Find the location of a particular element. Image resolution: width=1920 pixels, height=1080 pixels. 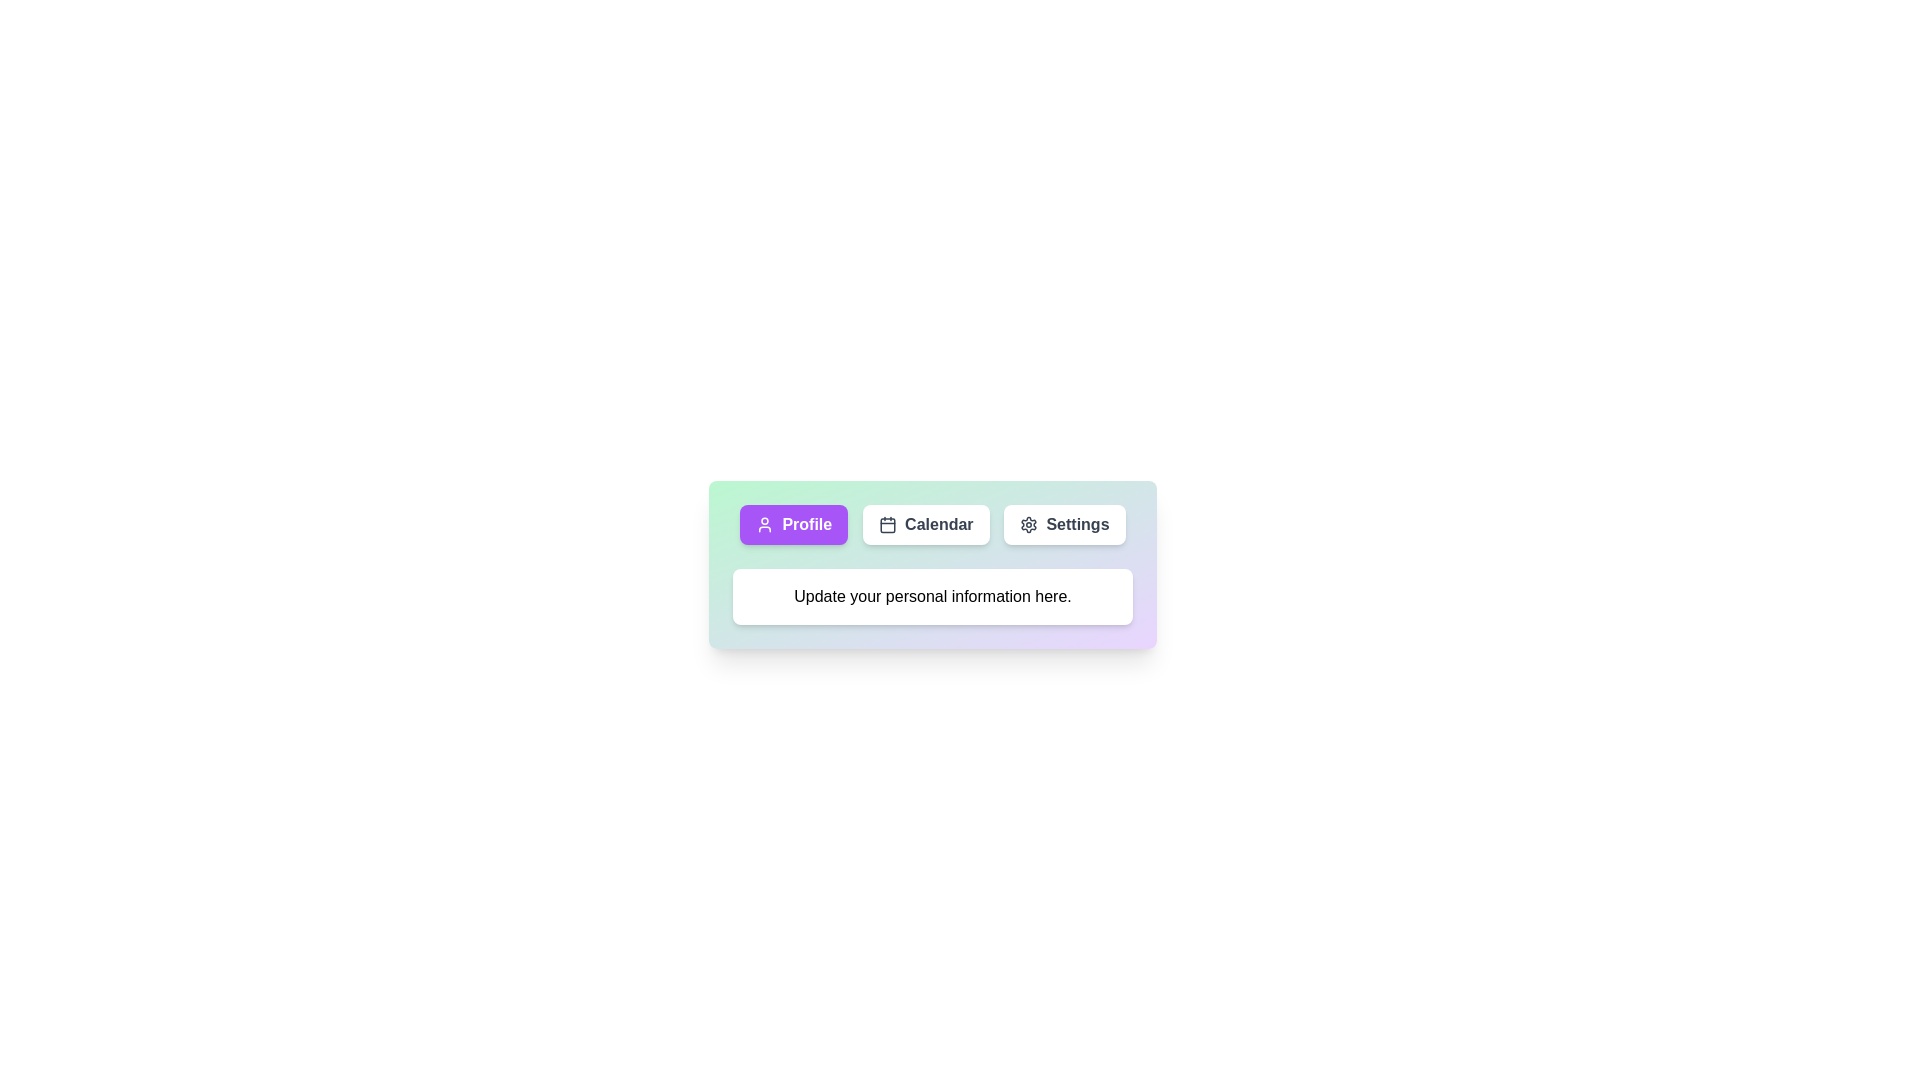

the calendar icon, which is a minimalist outline style calendar situated to the left within the 'Calendar' button at the top area of the interface is located at coordinates (887, 523).